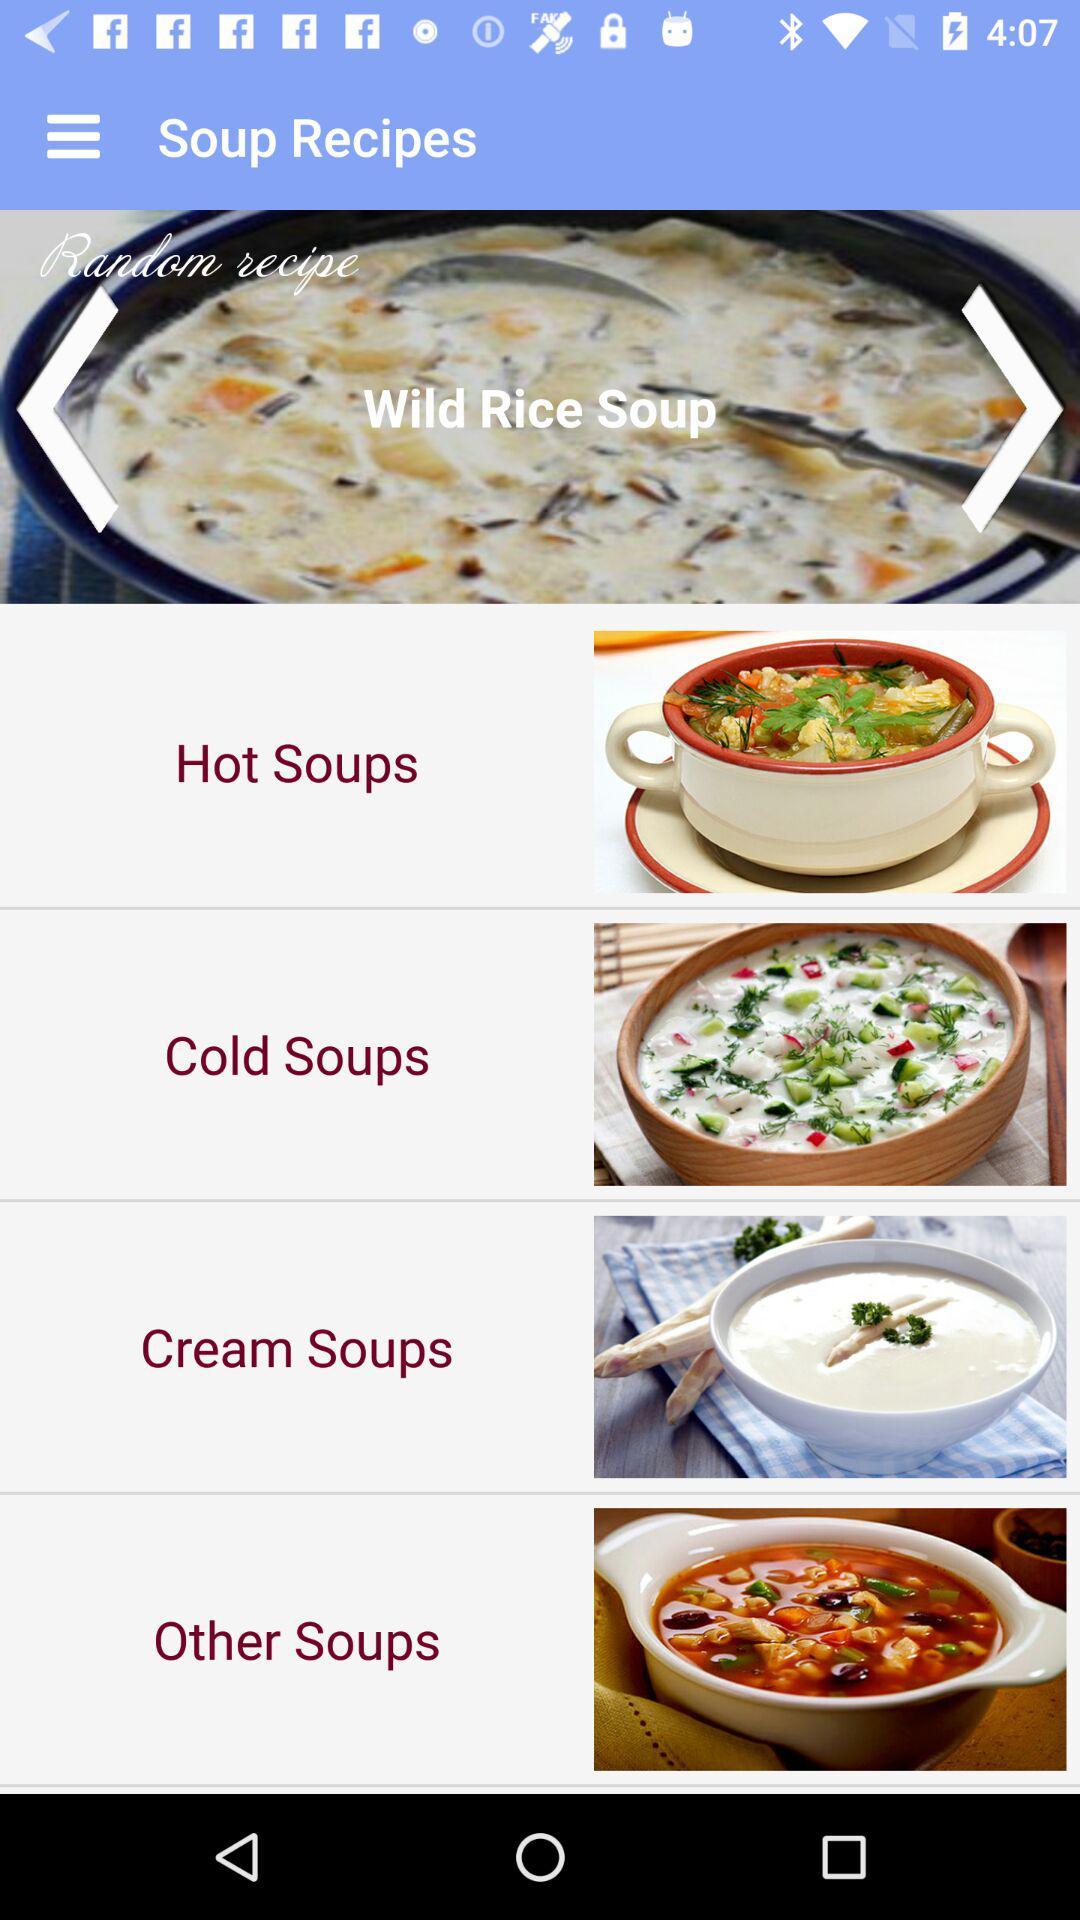 This screenshot has height=1920, width=1080. What do you see at coordinates (540, 405) in the screenshot?
I see `the icon above the hot soups item` at bounding box center [540, 405].